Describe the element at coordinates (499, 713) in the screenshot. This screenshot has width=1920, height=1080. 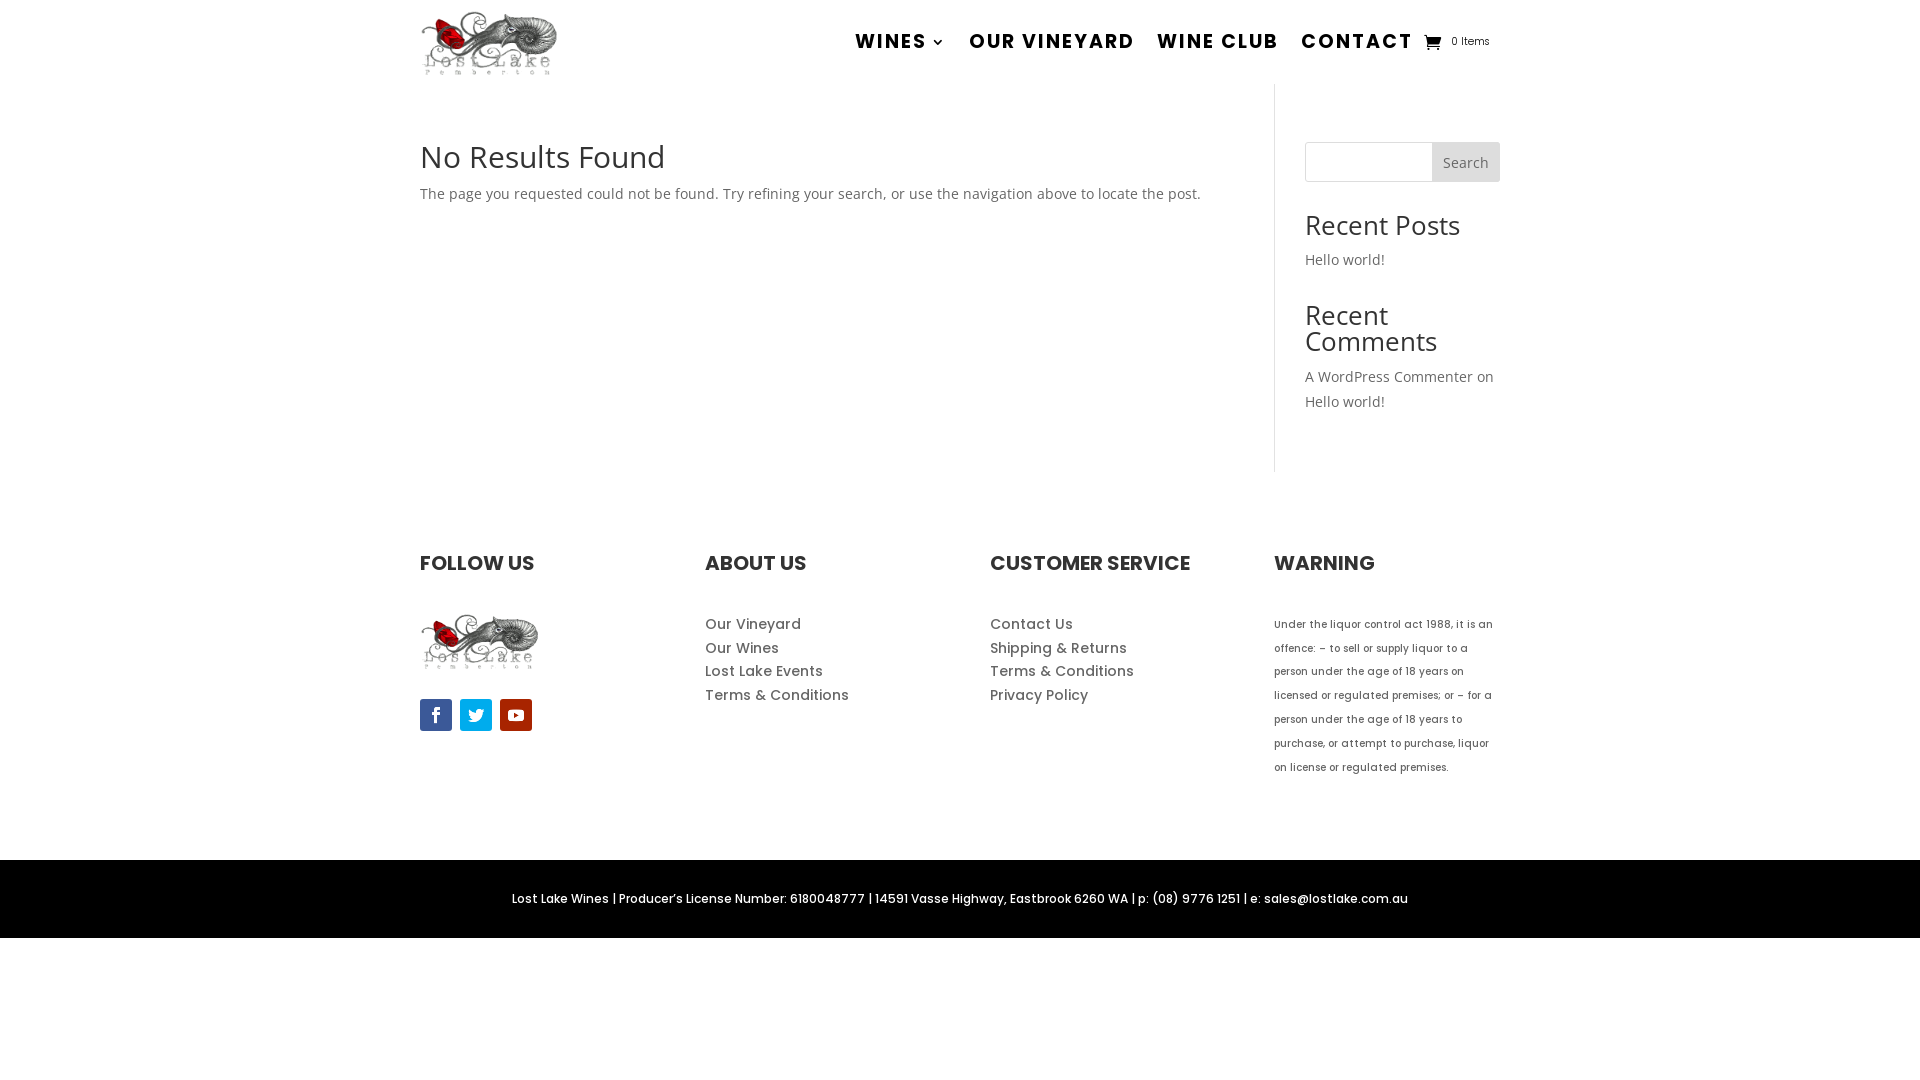
I see `'Follow on Youtube'` at that location.